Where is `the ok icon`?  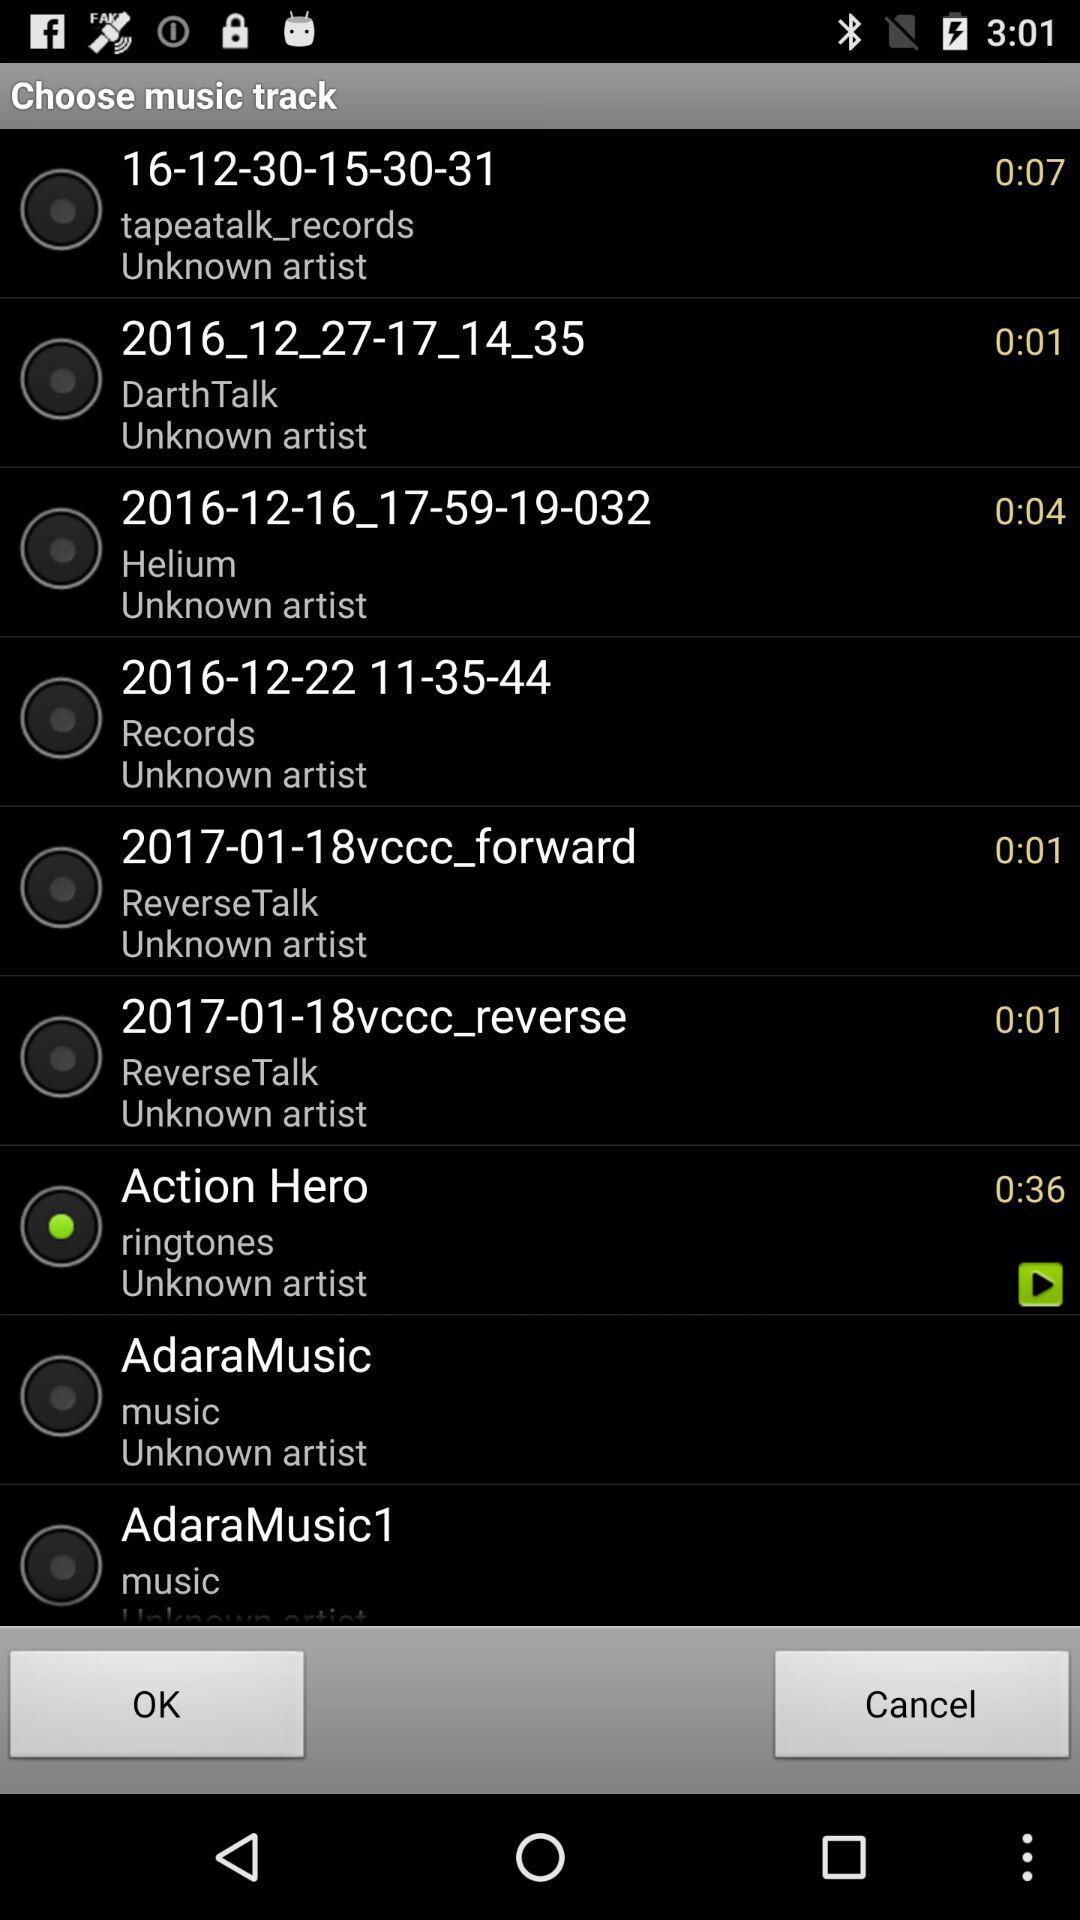 the ok icon is located at coordinates (156, 1708).